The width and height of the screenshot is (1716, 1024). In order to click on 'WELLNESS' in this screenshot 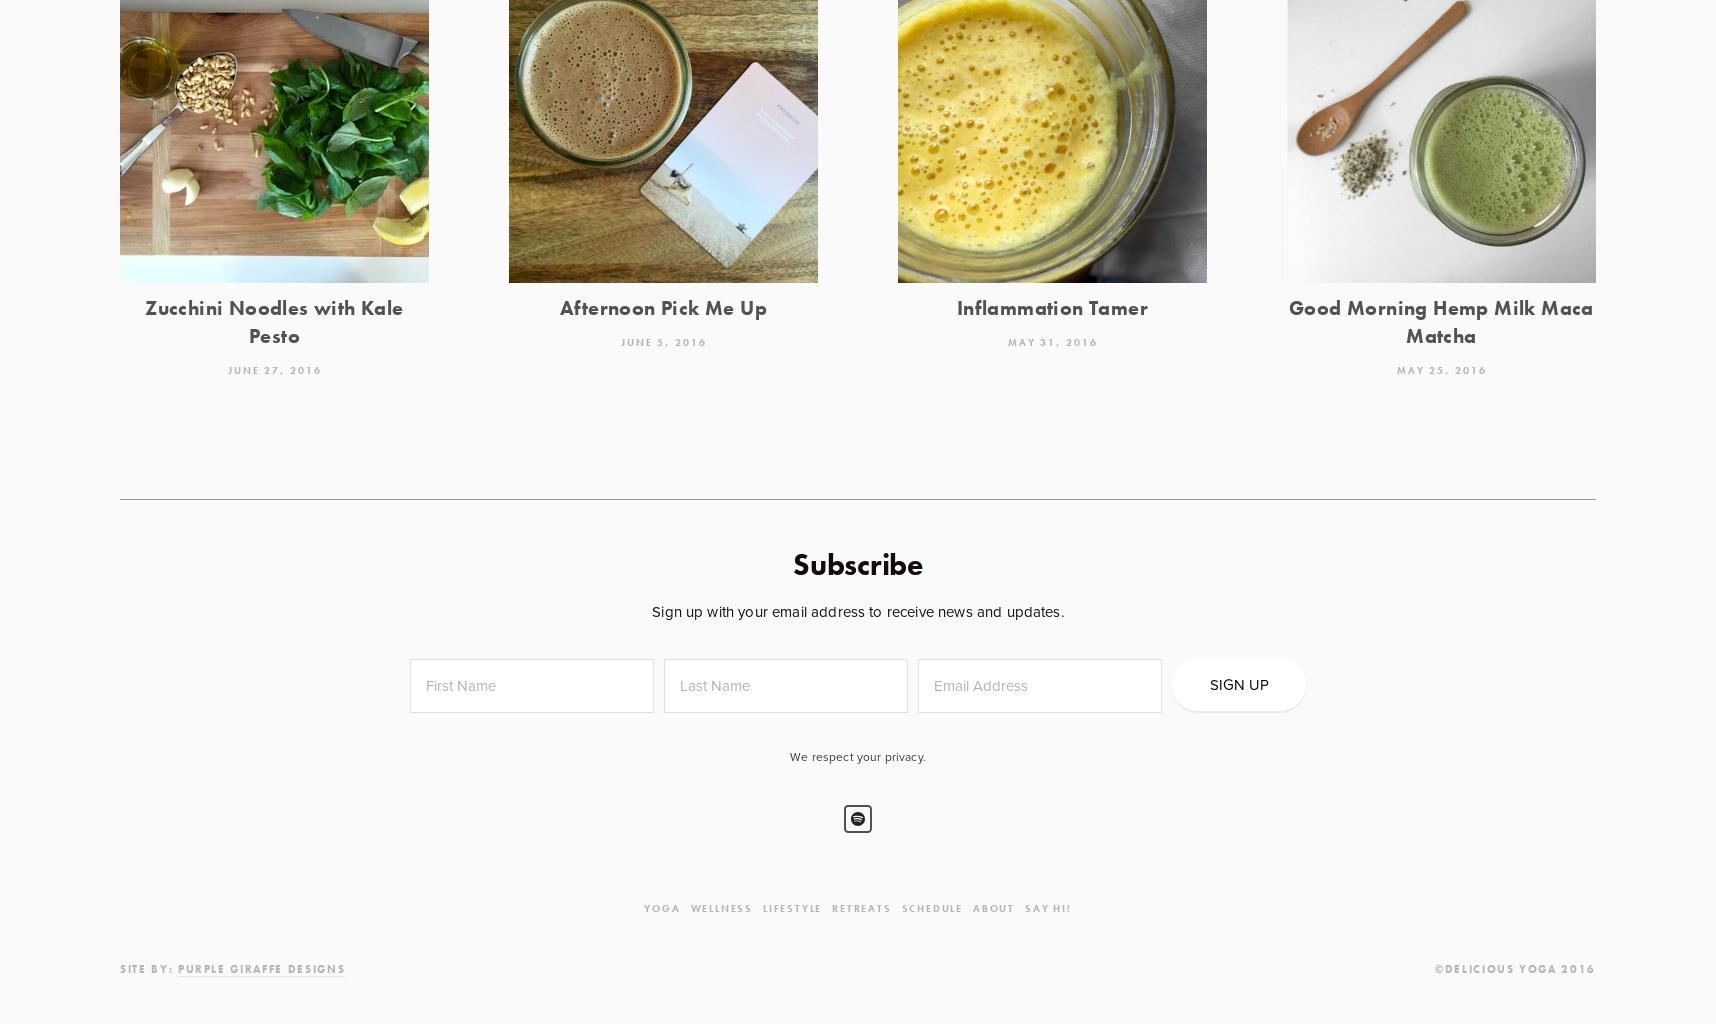, I will do `click(720, 906)`.